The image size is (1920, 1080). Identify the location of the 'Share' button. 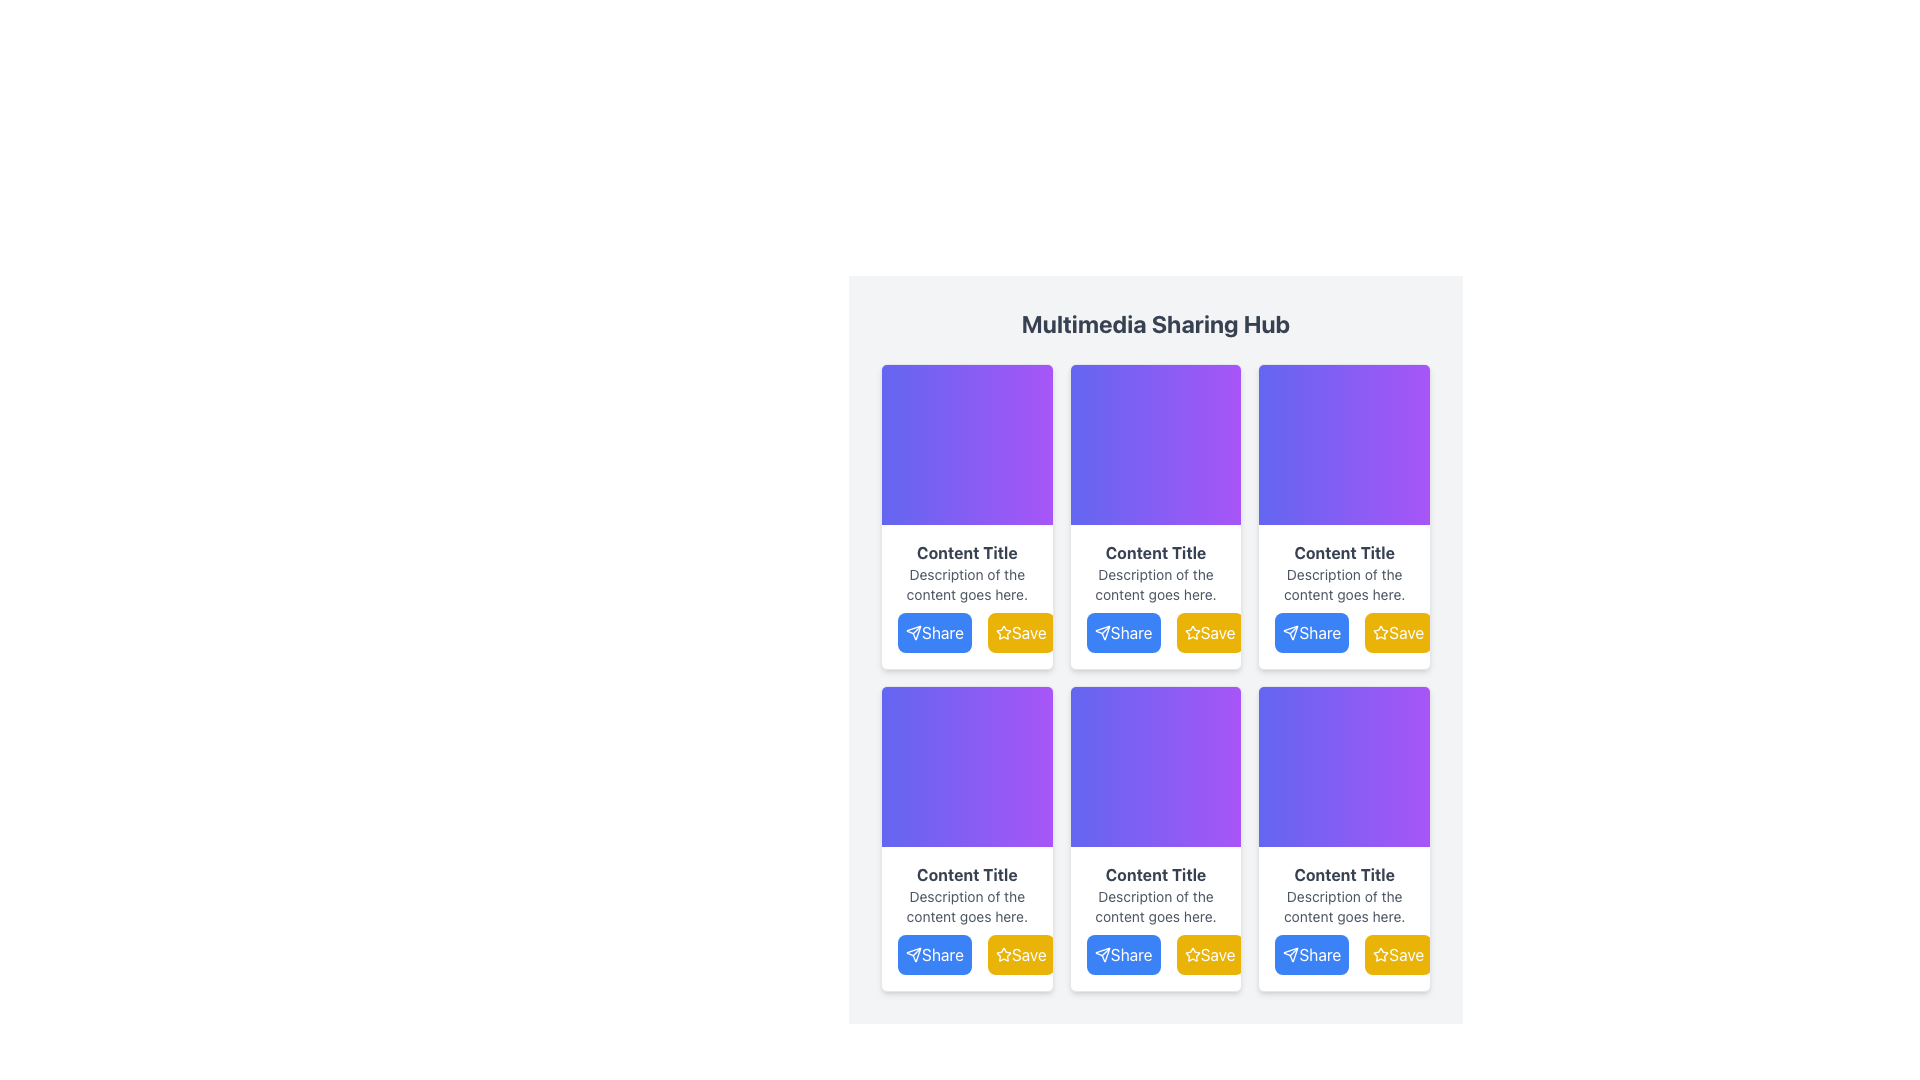
(1312, 954).